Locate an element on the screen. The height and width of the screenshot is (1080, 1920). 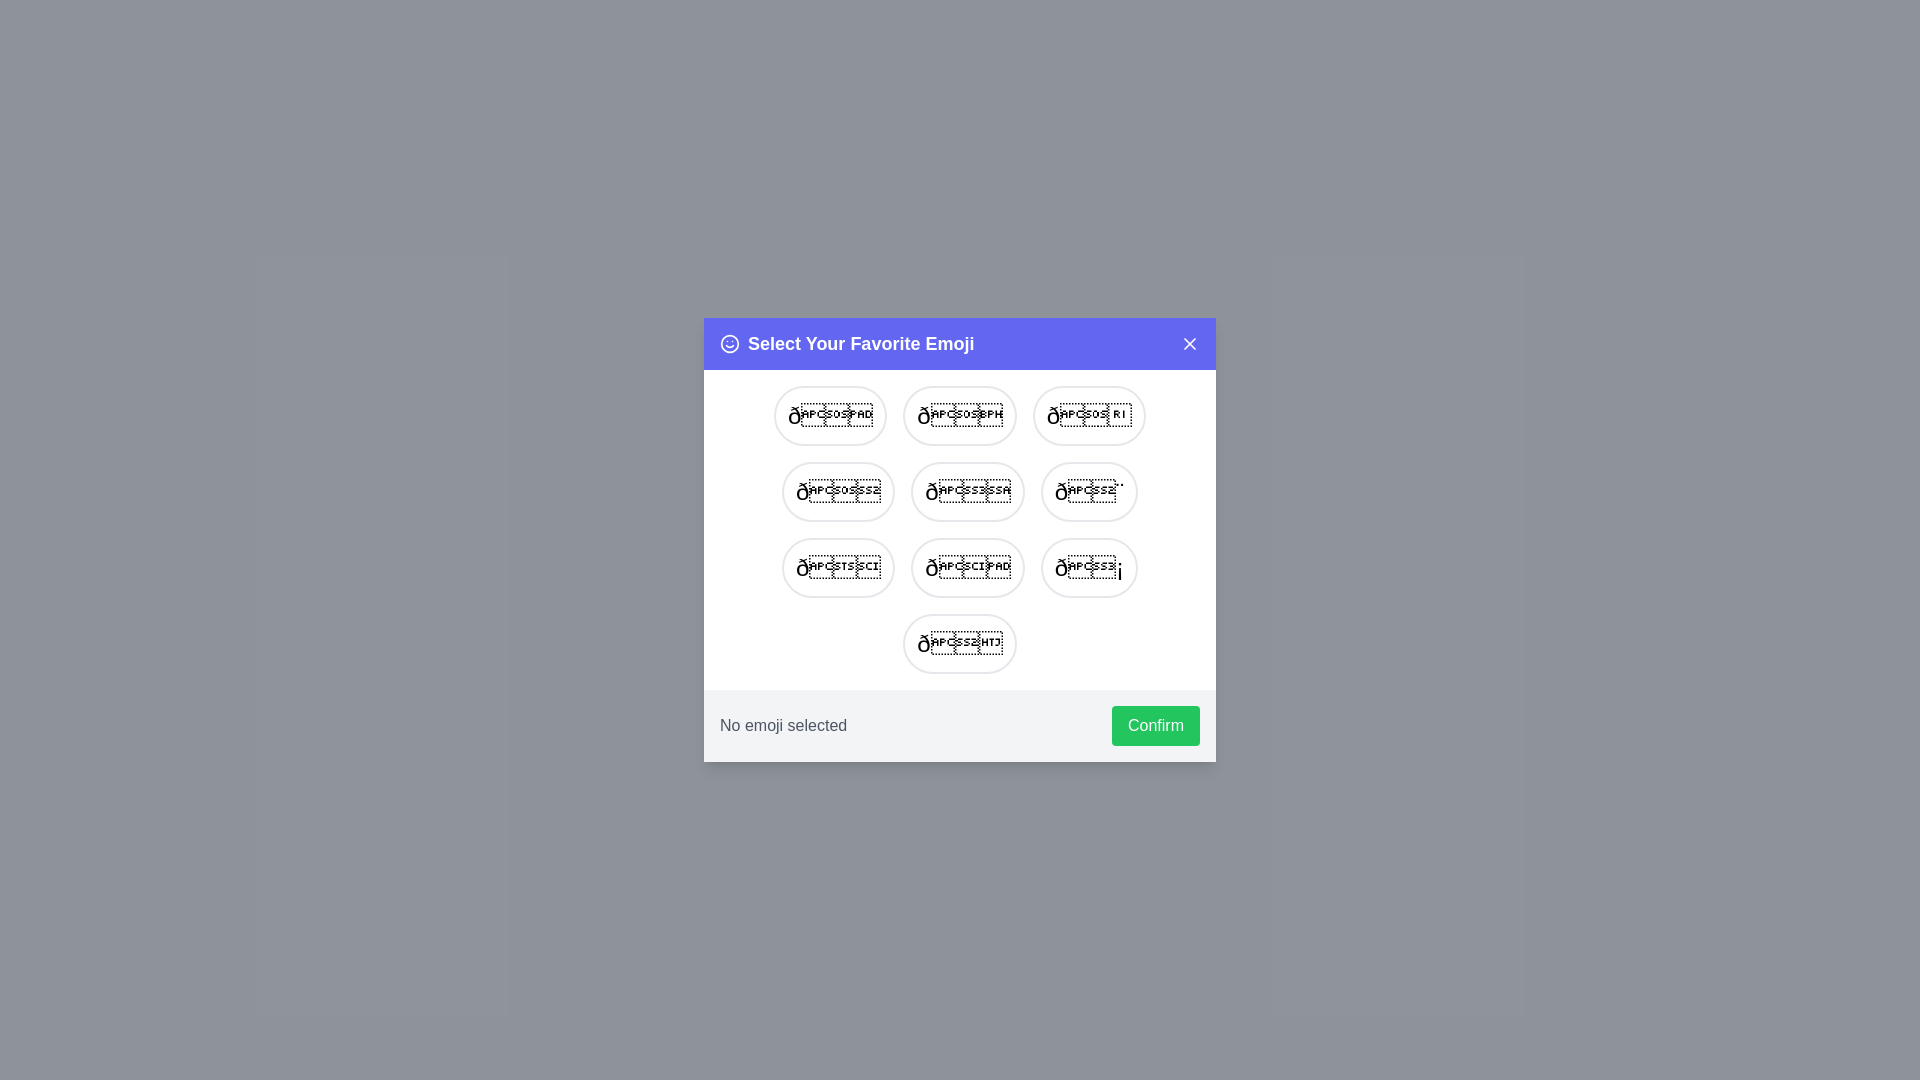
the emoji 😍 from the list is located at coordinates (1088, 415).